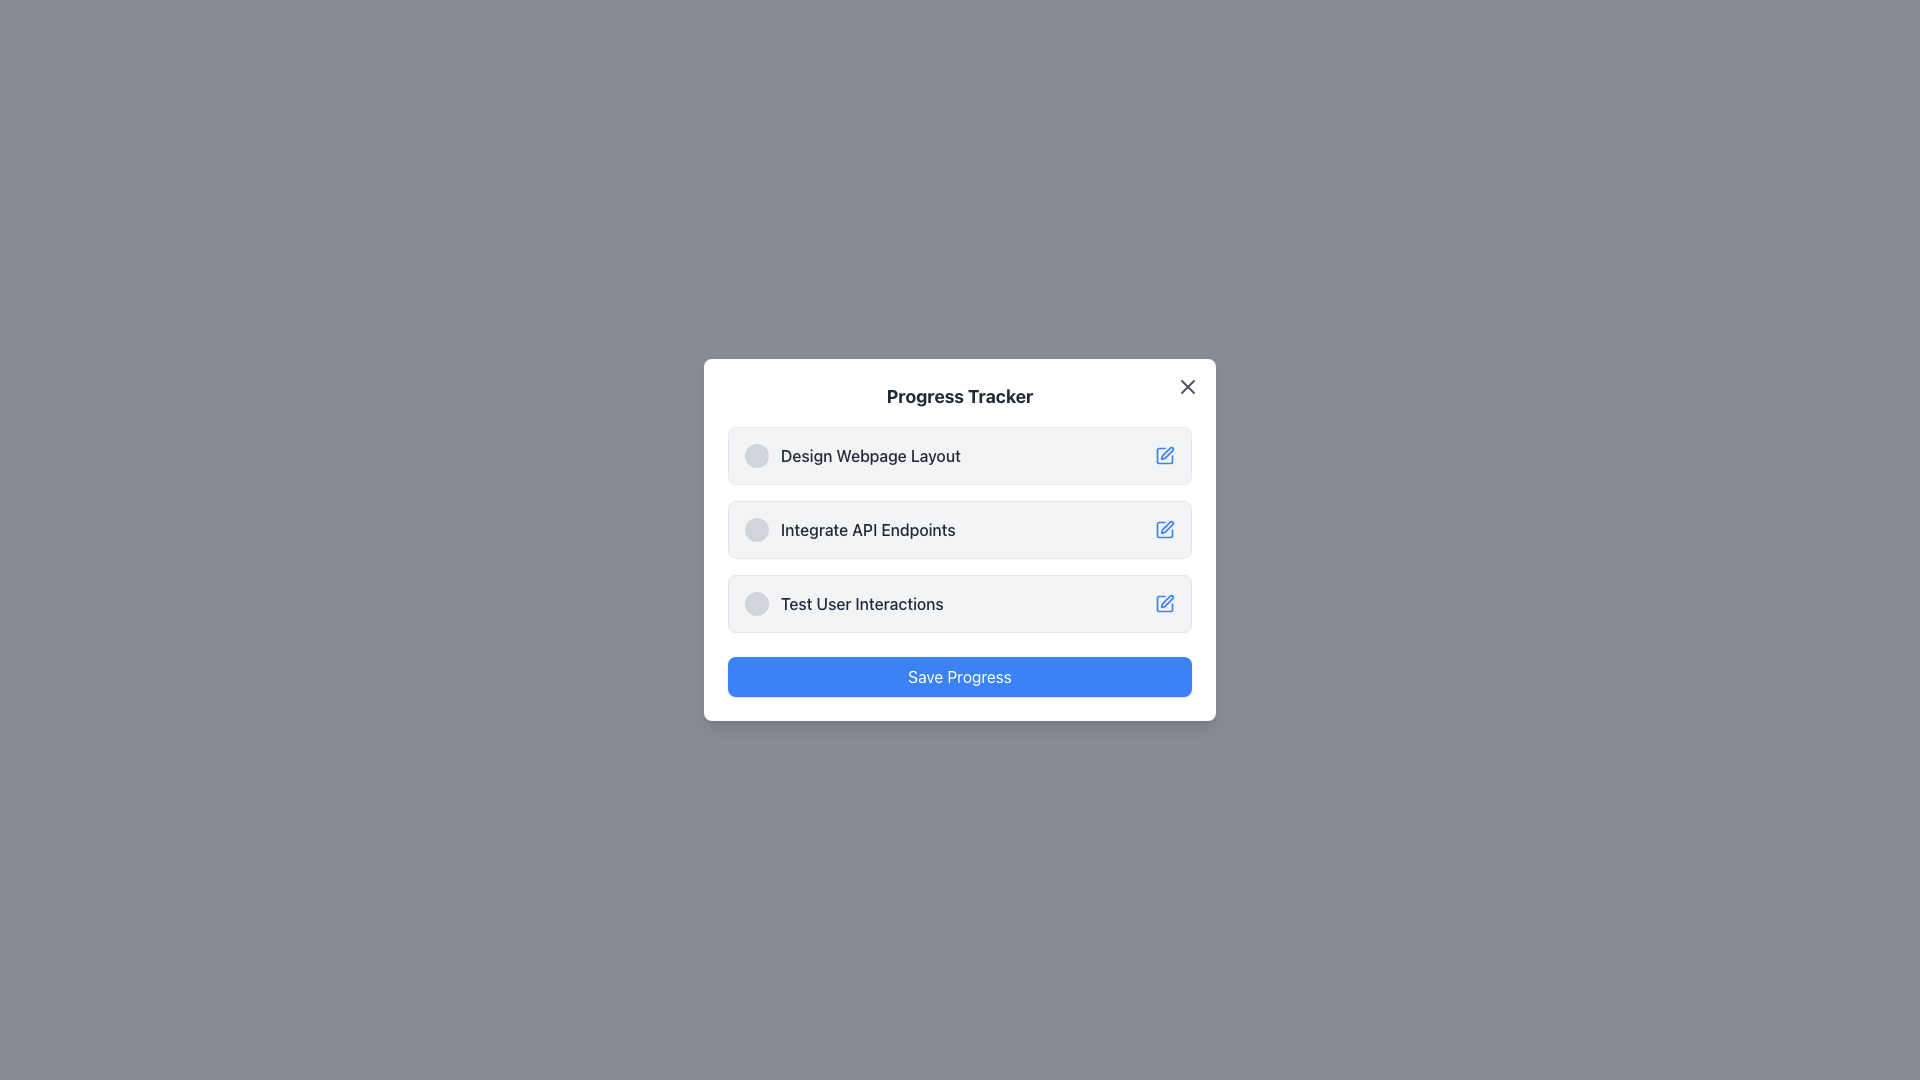 This screenshot has height=1080, width=1920. What do you see at coordinates (868, 528) in the screenshot?
I see `the text label displaying 'Integrate API Endpoints' which is positioned second in the vertical list of a task progress tracking interface` at bounding box center [868, 528].